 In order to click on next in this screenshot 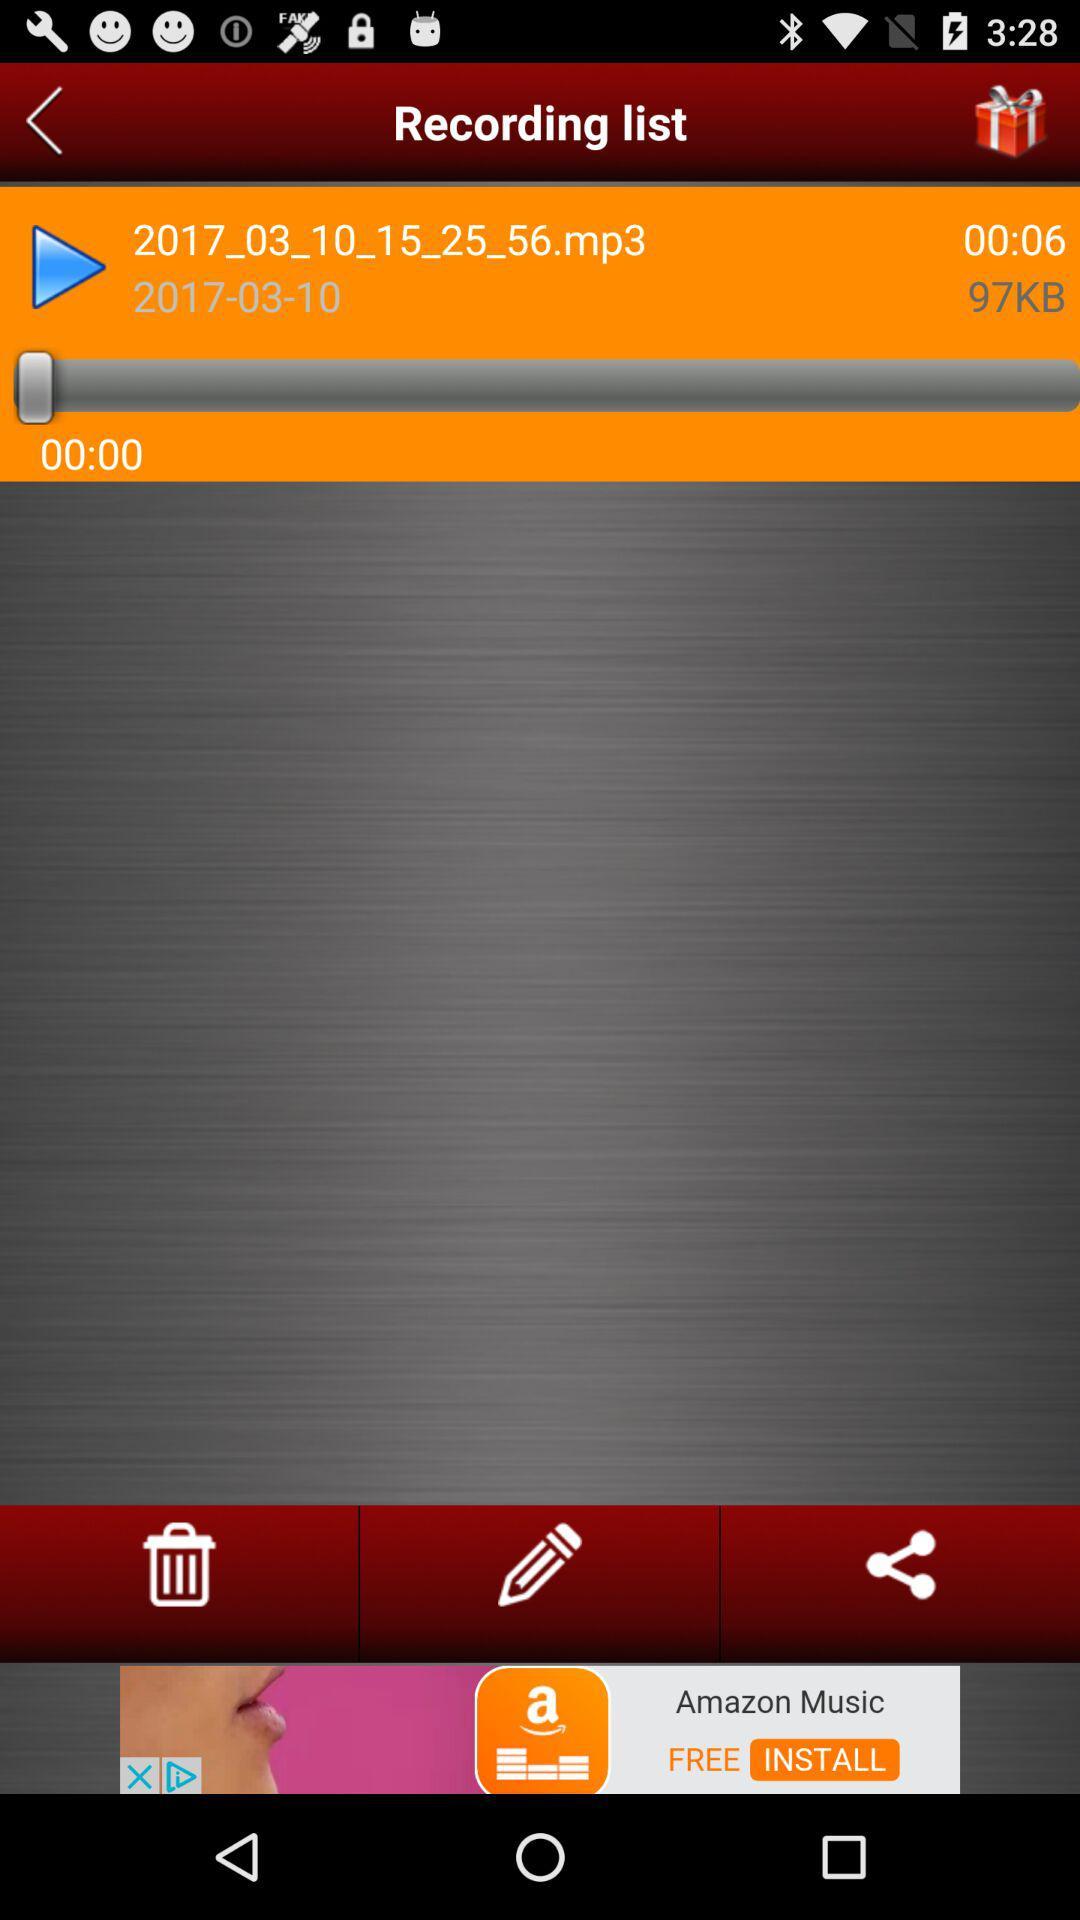, I will do `click(68, 266)`.